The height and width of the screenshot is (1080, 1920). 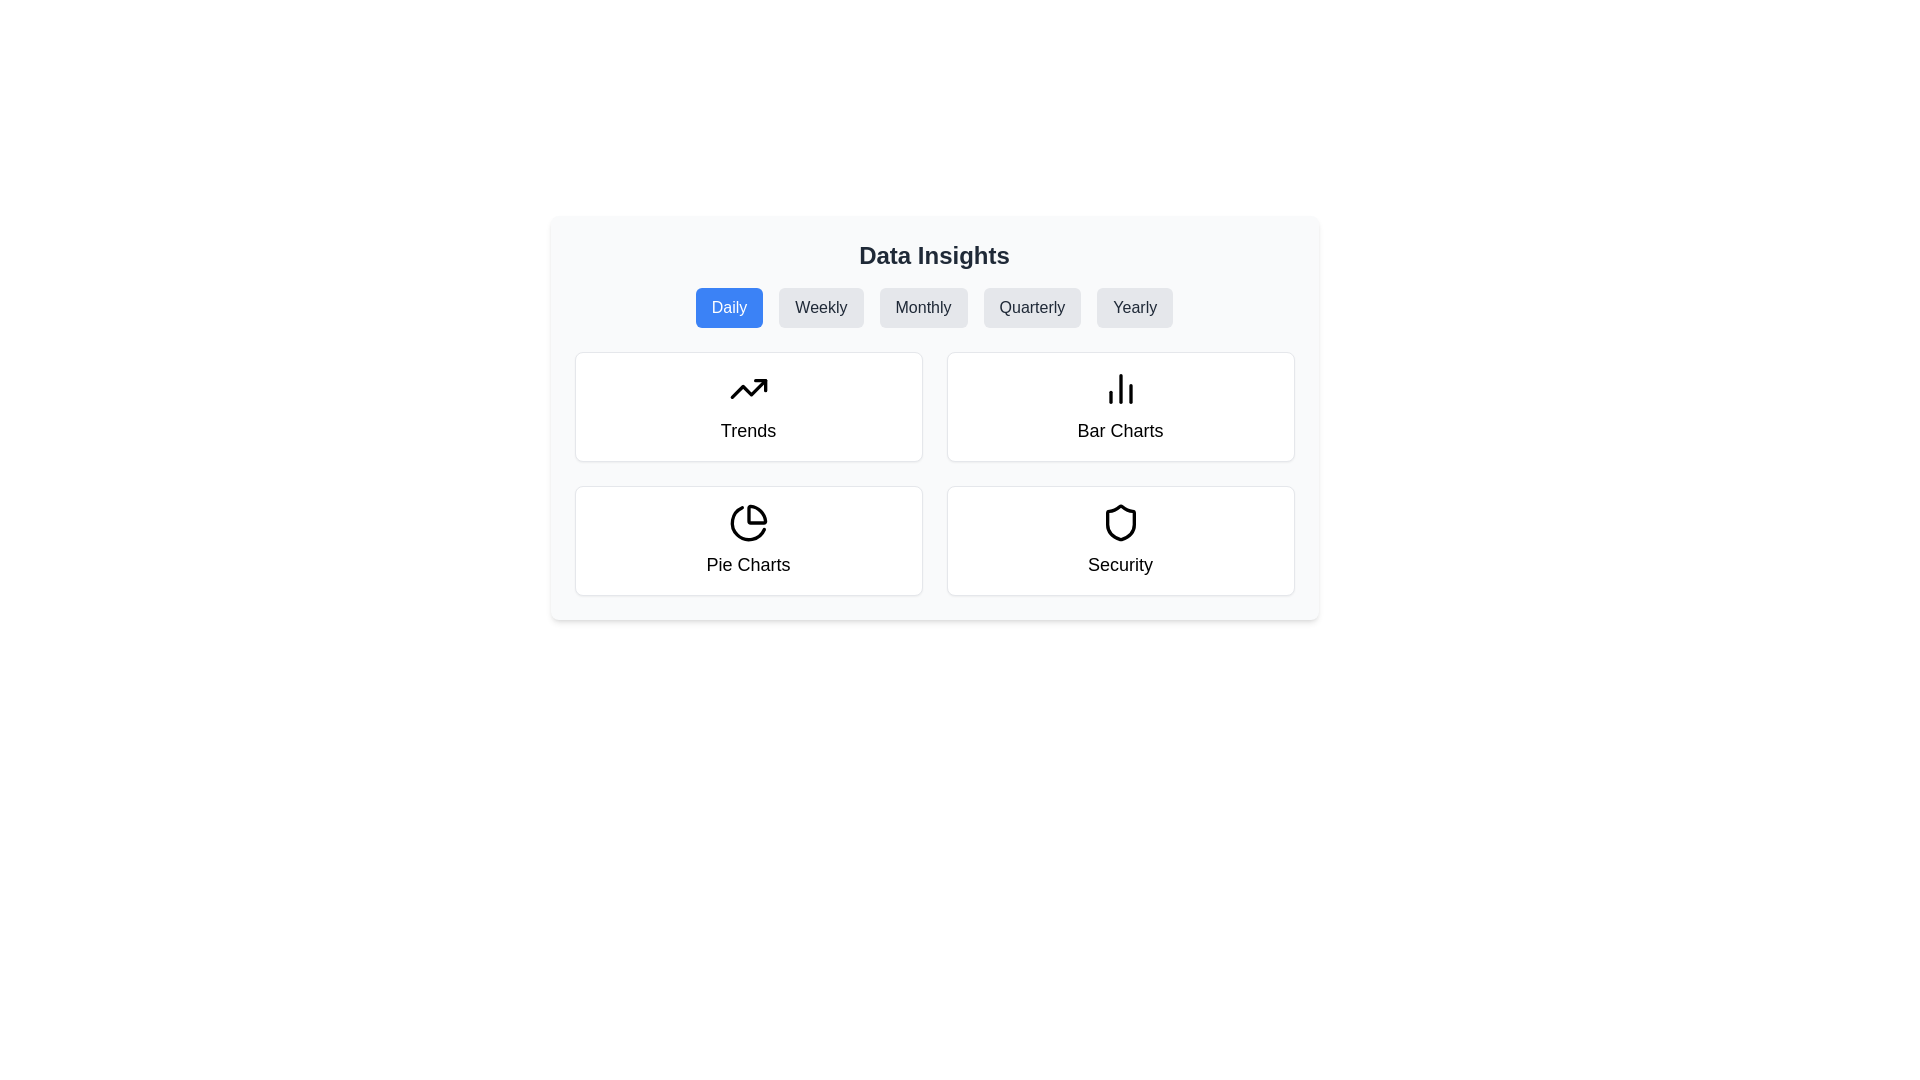 I want to click on the 'Trends' card located at the top-left corner of the grid layout, so click(x=747, y=406).